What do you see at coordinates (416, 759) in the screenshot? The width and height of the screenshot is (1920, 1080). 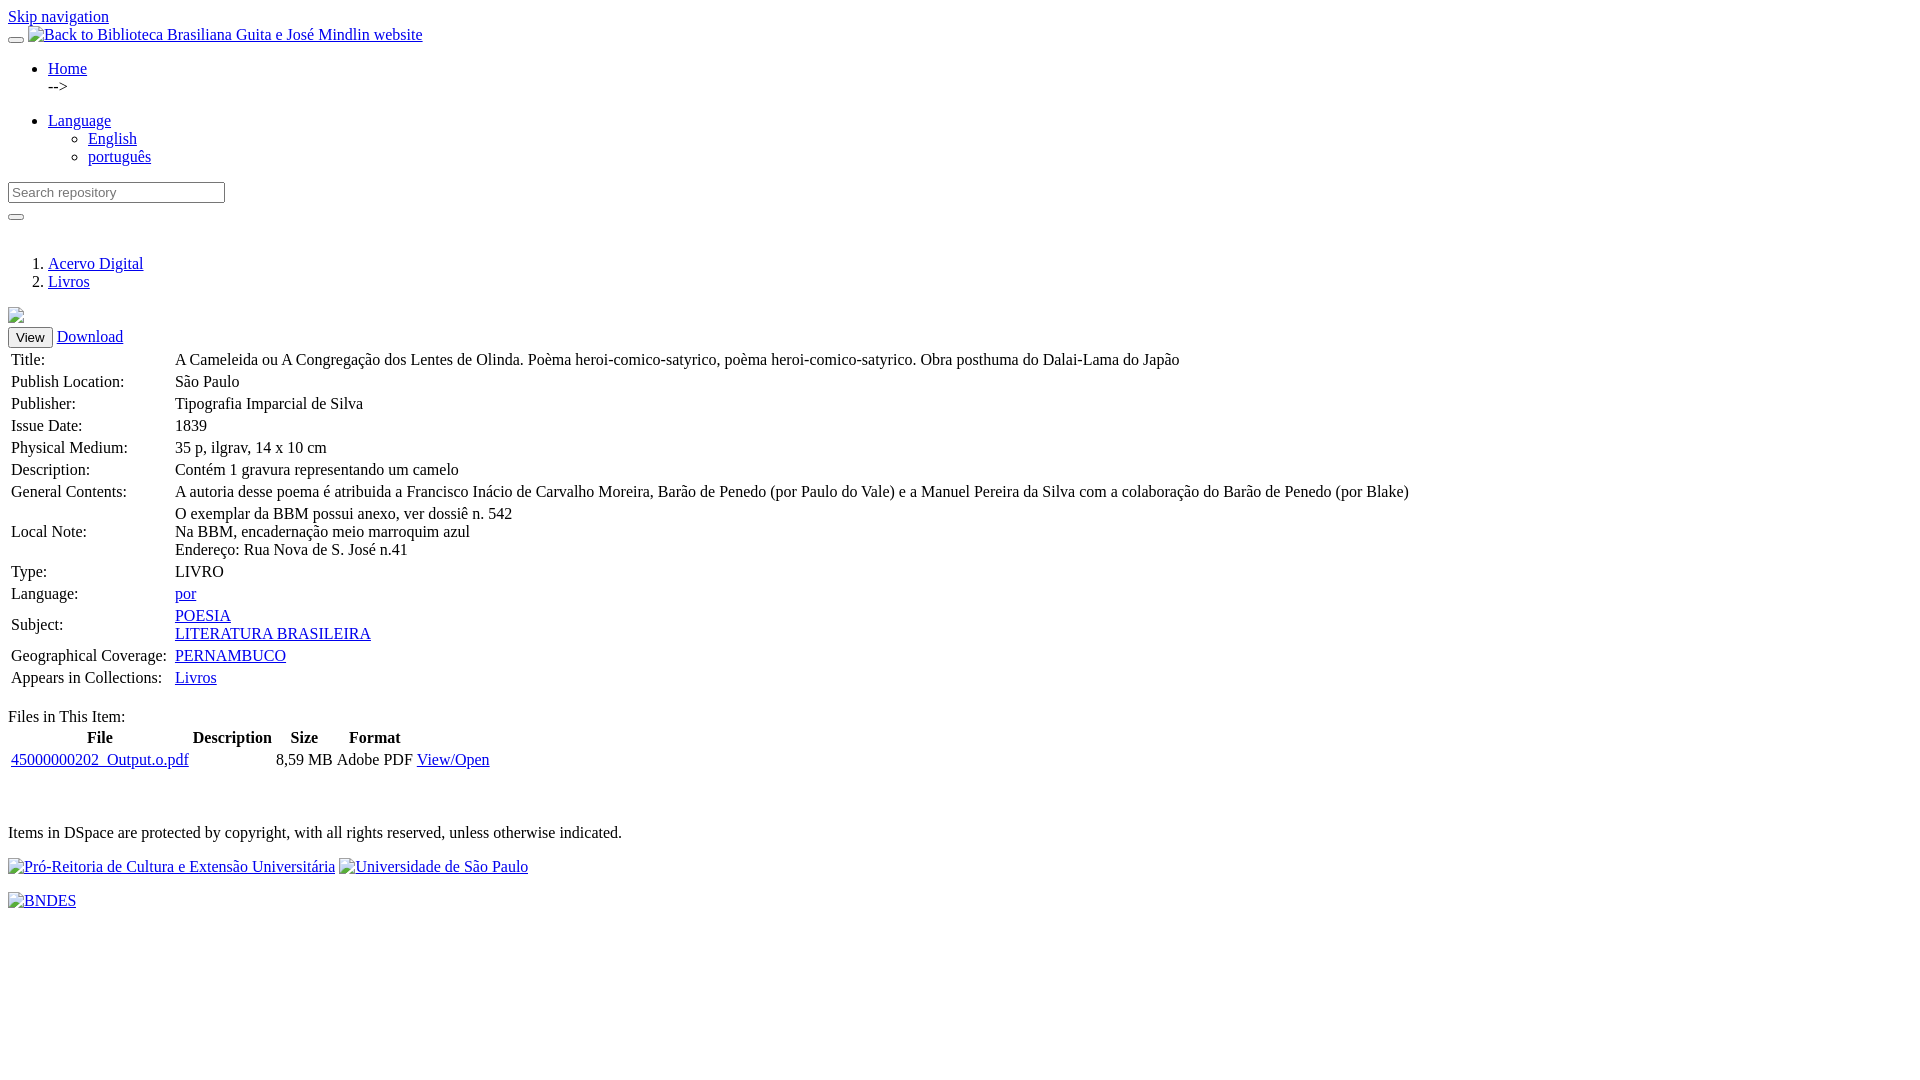 I see `'View/Open'` at bounding box center [416, 759].